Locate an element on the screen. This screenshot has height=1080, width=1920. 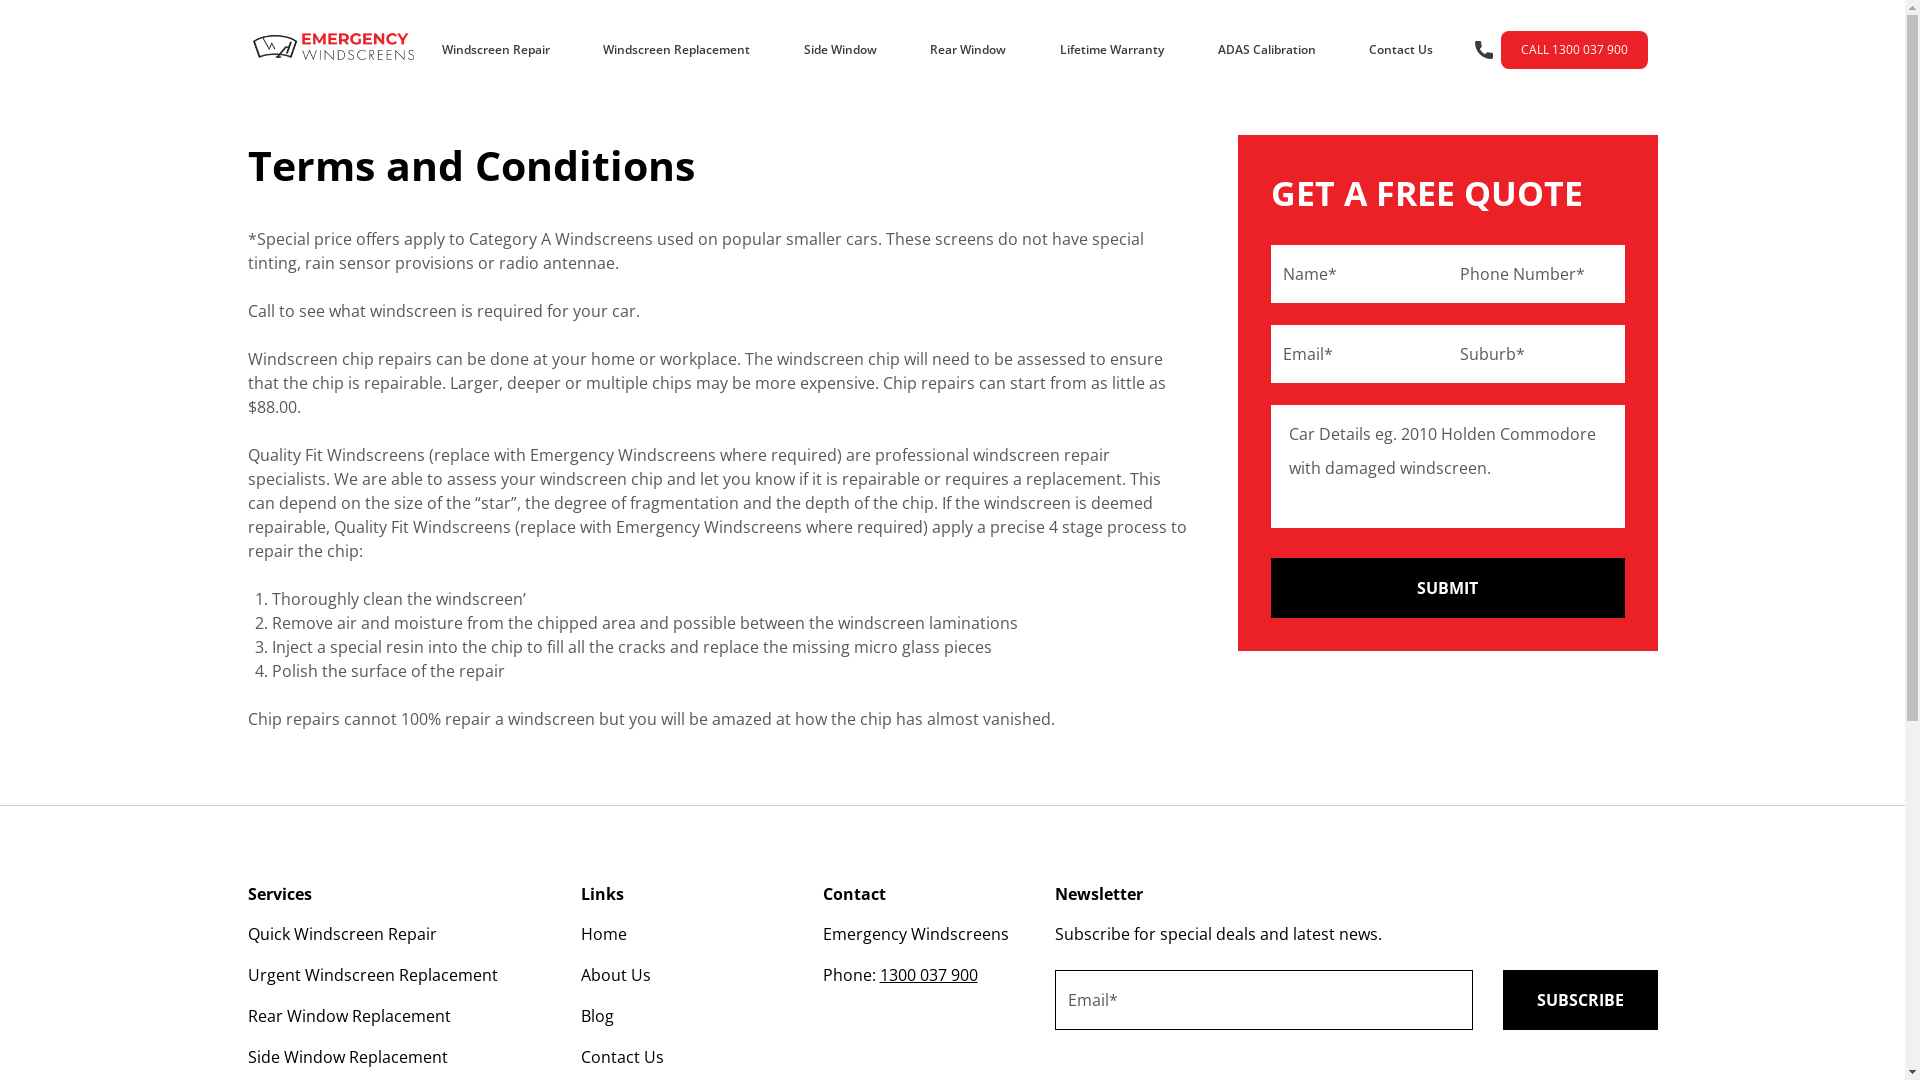
'Side Window Replacement' is located at coordinates (348, 1056).